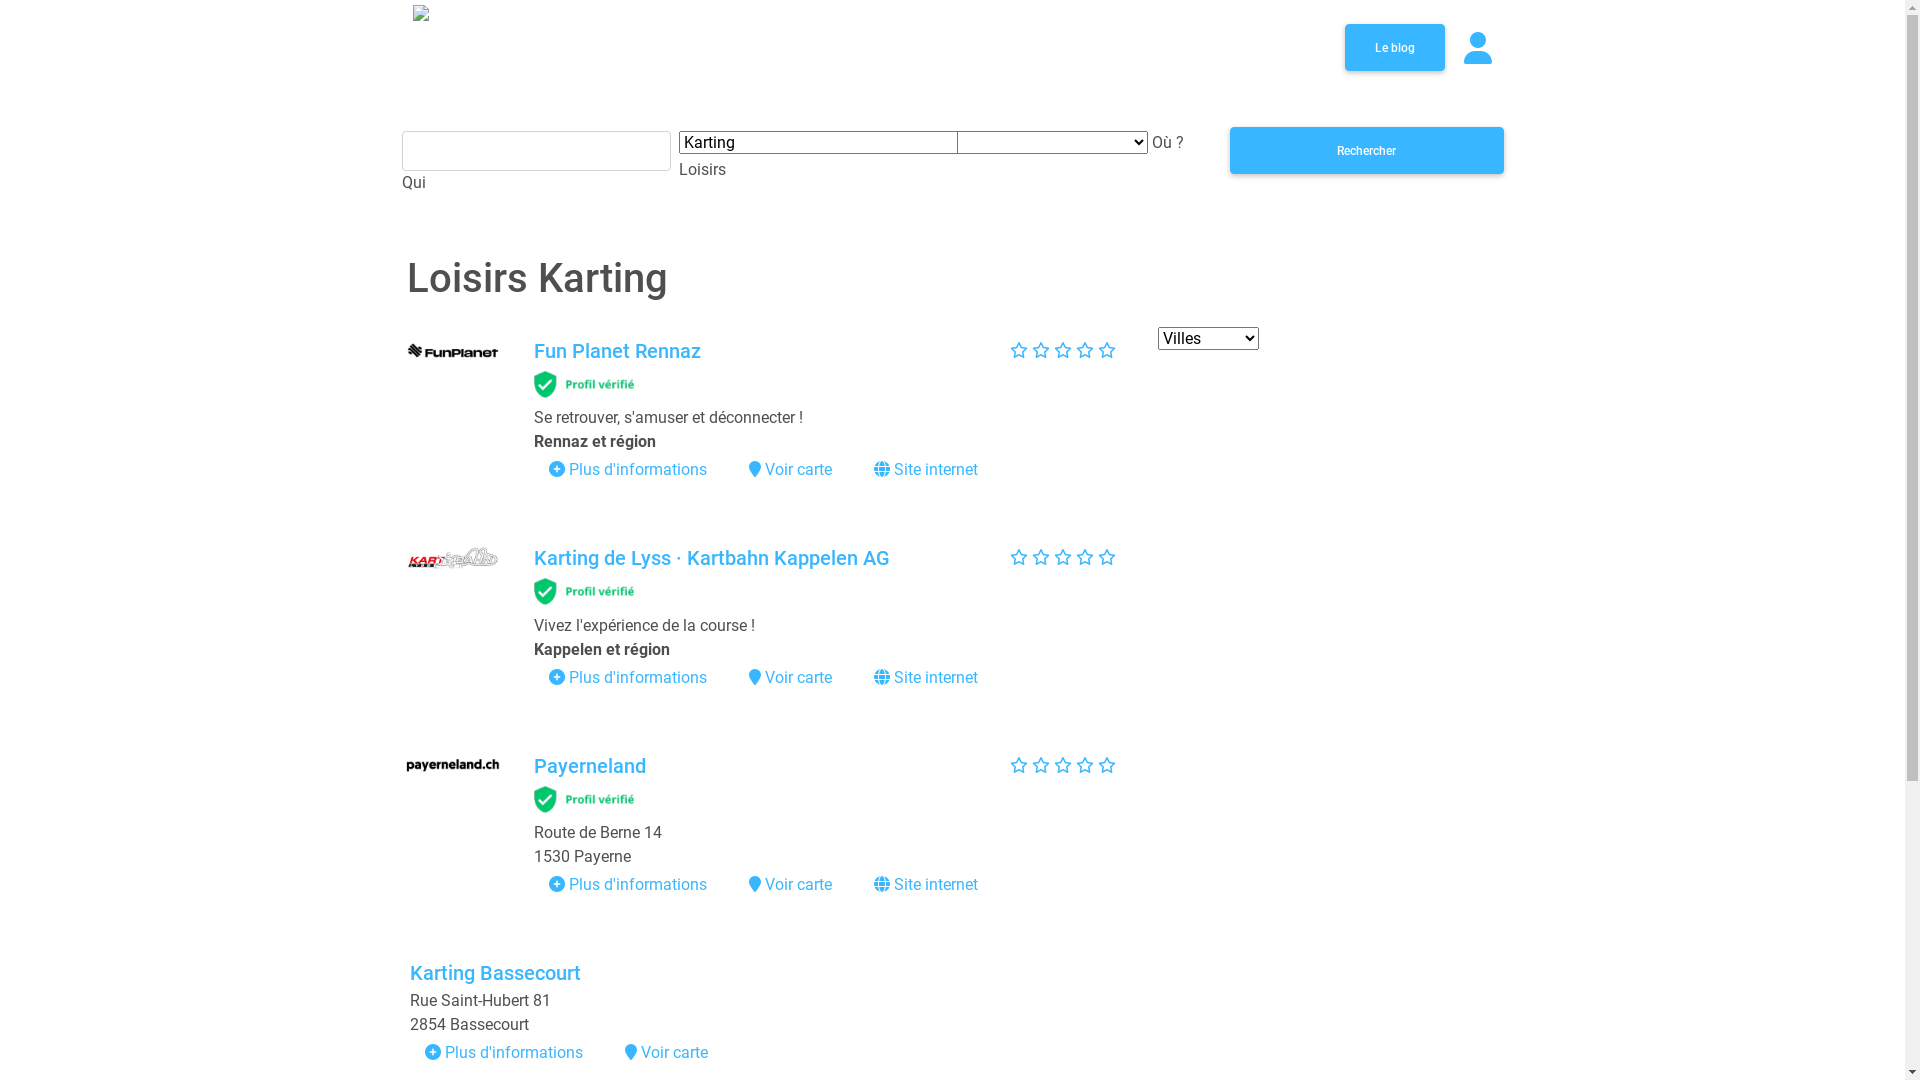 The width and height of the screenshot is (1920, 1080). Describe the element at coordinates (616, 350) in the screenshot. I see `'Fun Planet Rennaz'` at that location.